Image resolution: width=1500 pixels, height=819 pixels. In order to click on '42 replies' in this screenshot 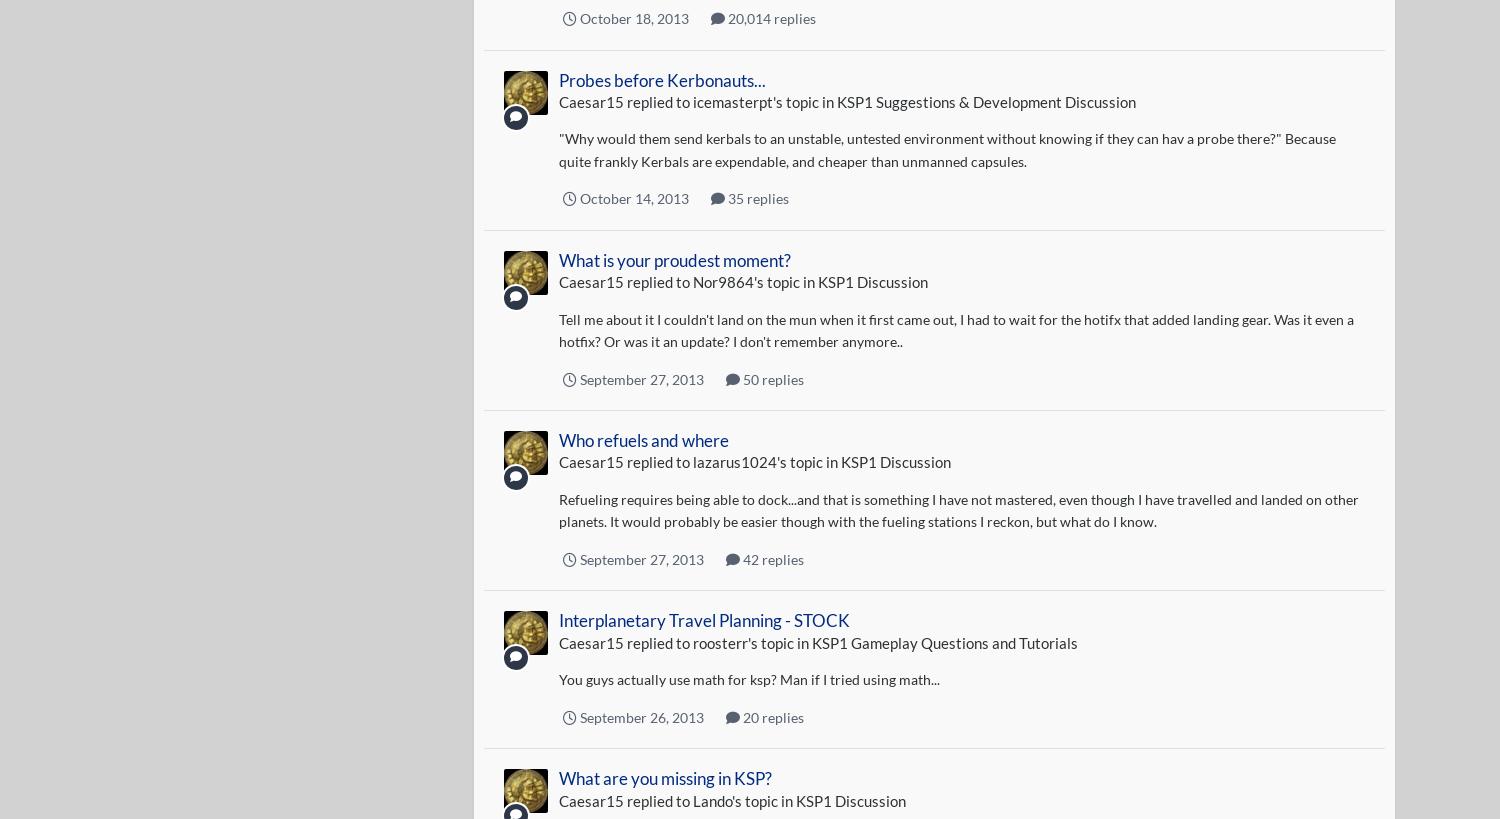, I will do `click(738, 558)`.